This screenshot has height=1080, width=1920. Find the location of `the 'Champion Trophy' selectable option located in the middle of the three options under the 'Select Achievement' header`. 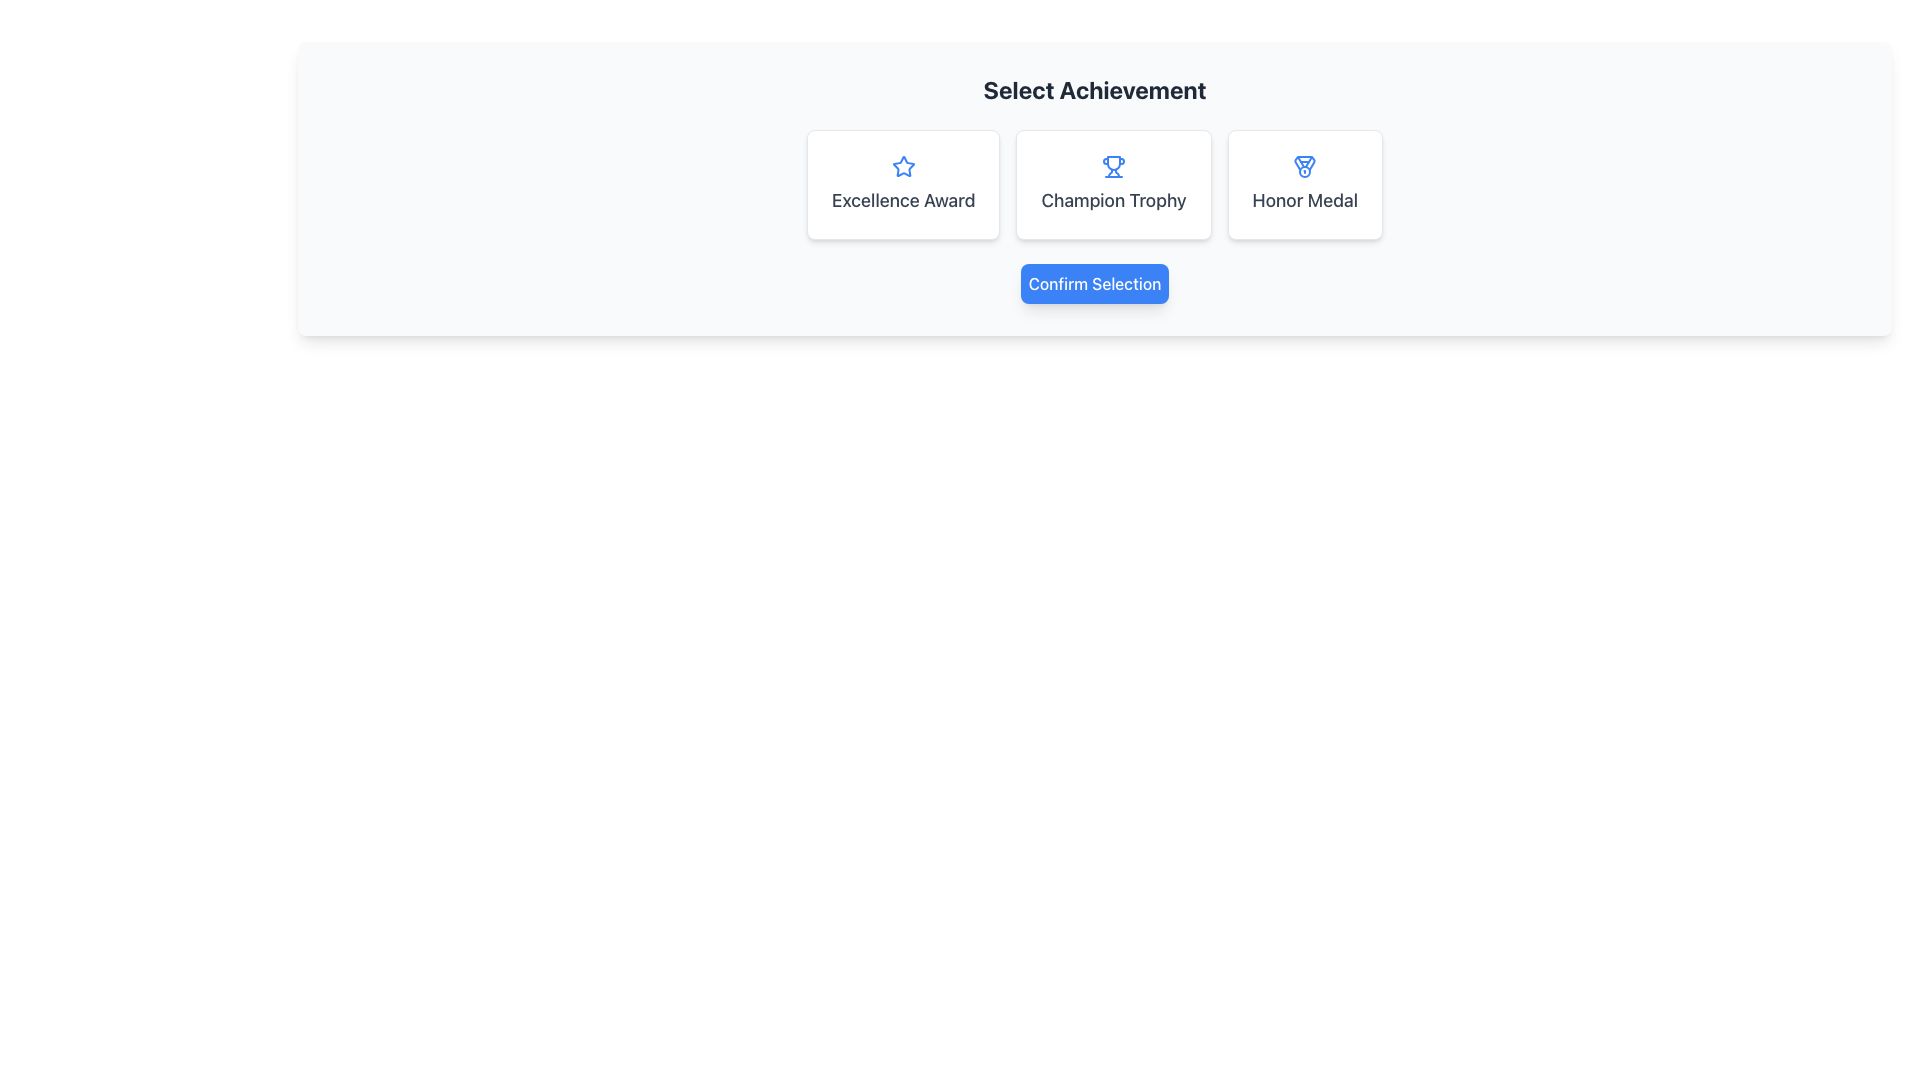

the 'Champion Trophy' selectable option located in the middle of the three options under the 'Select Achievement' header is located at coordinates (1093, 185).